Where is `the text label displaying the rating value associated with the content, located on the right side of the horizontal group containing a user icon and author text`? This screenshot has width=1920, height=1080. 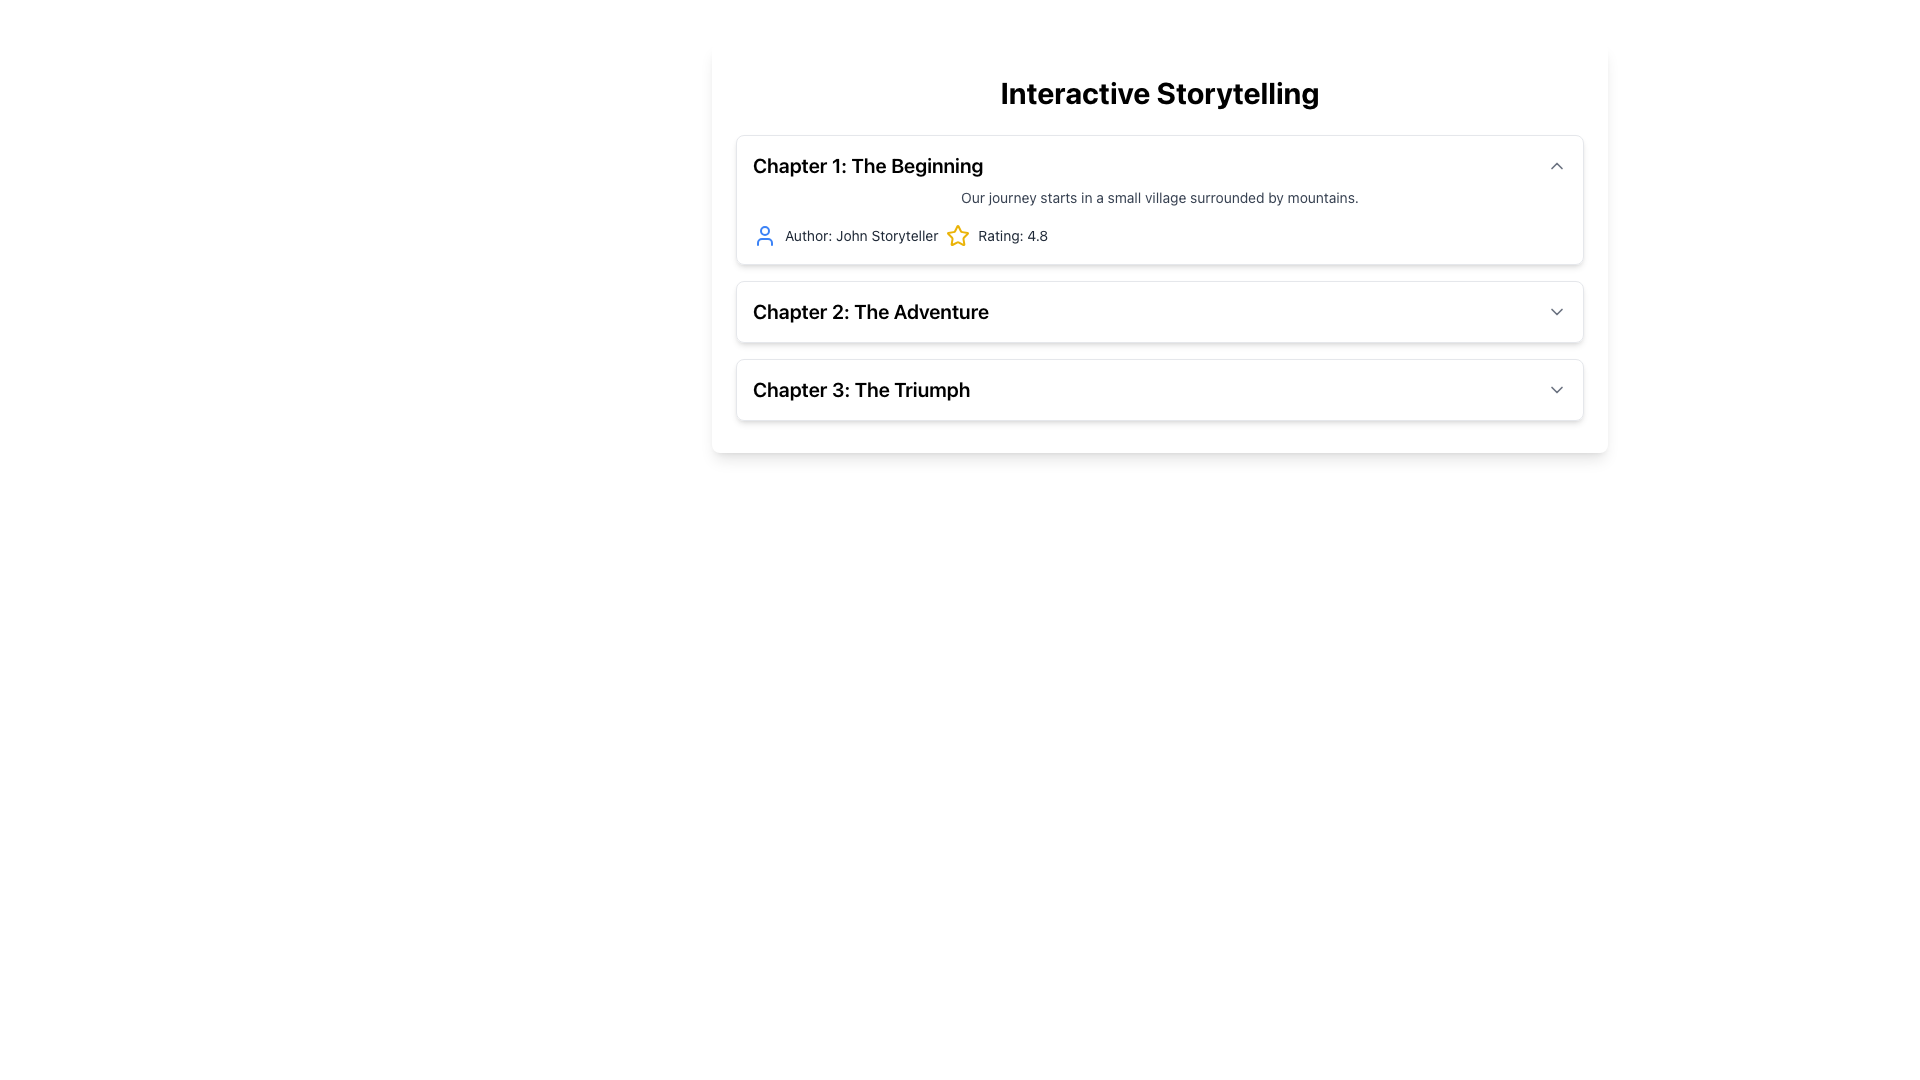 the text label displaying the rating value associated with the content, located on the right side of the horizontal group containing a user icon and author text is located at coordinates (1013, 234).